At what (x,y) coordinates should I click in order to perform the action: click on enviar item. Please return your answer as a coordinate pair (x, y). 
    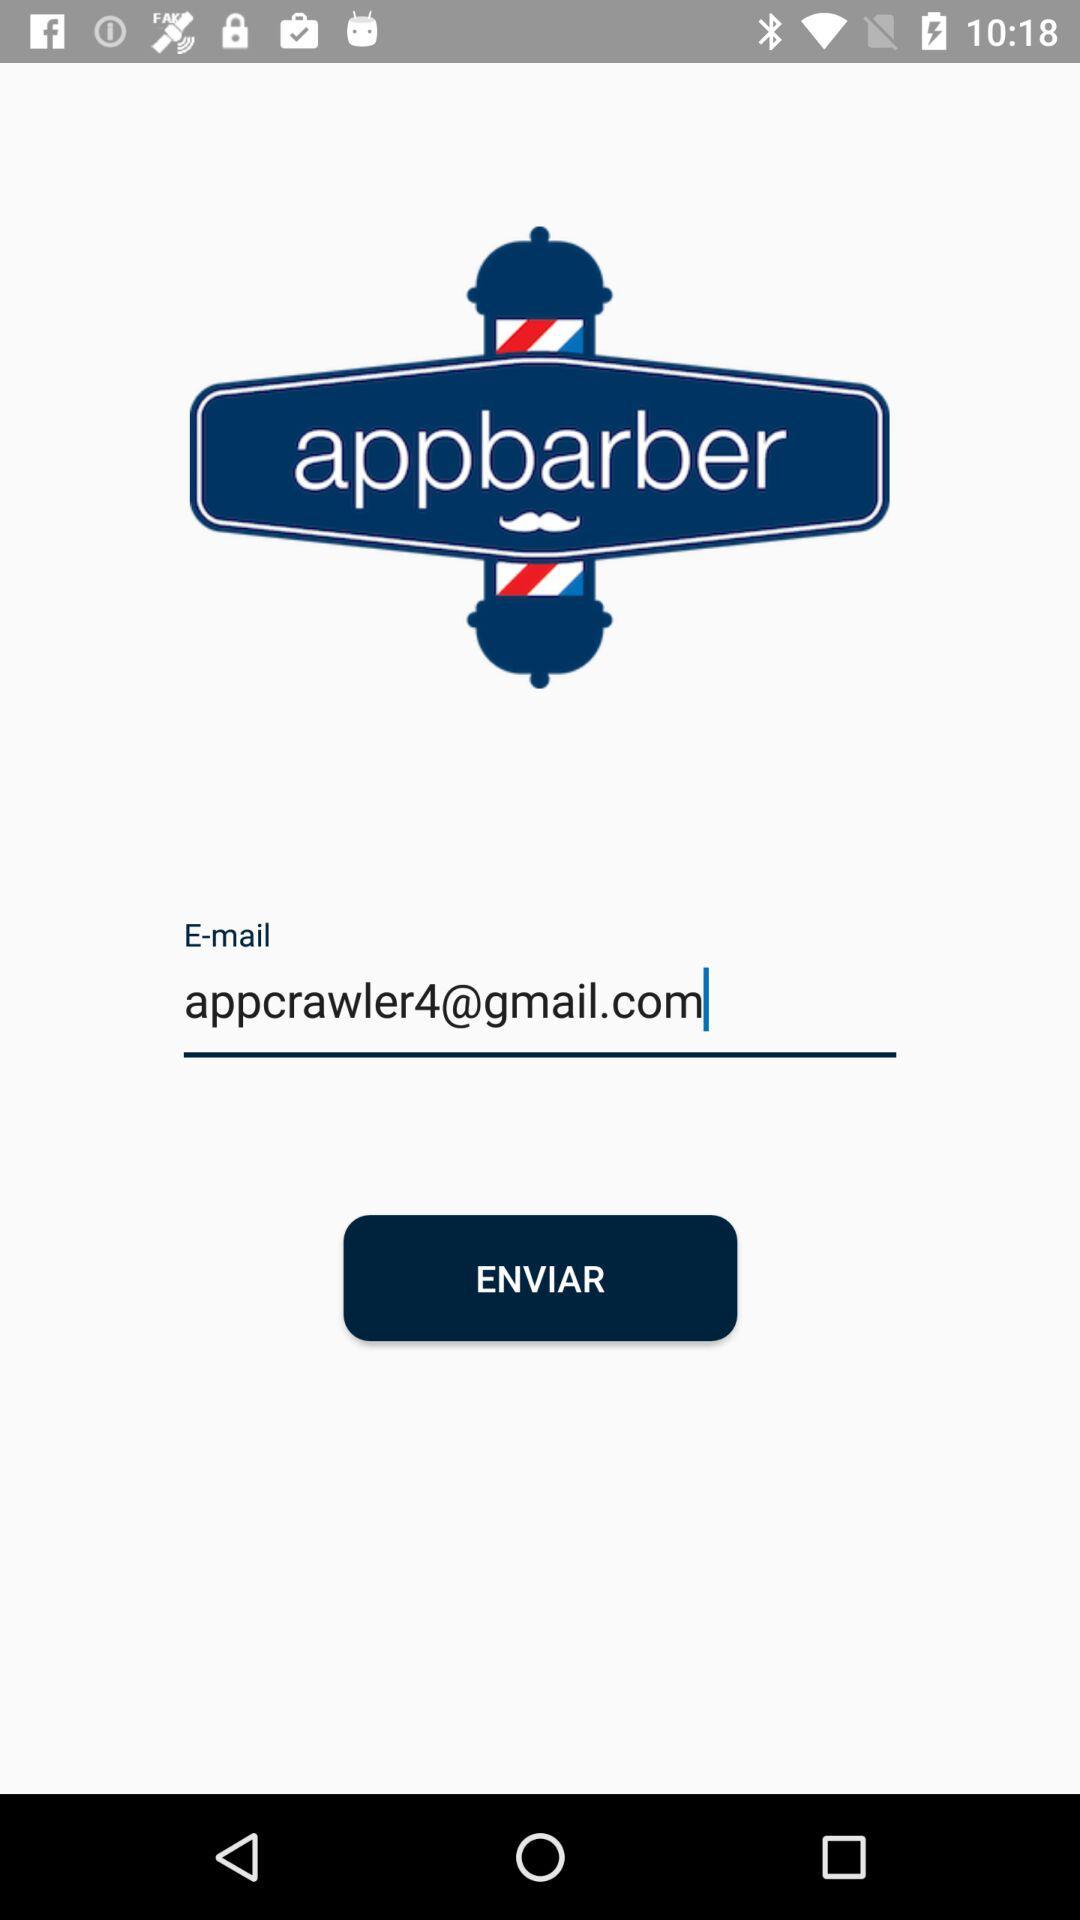
    Looking at the image, I should click on (540, 1276).